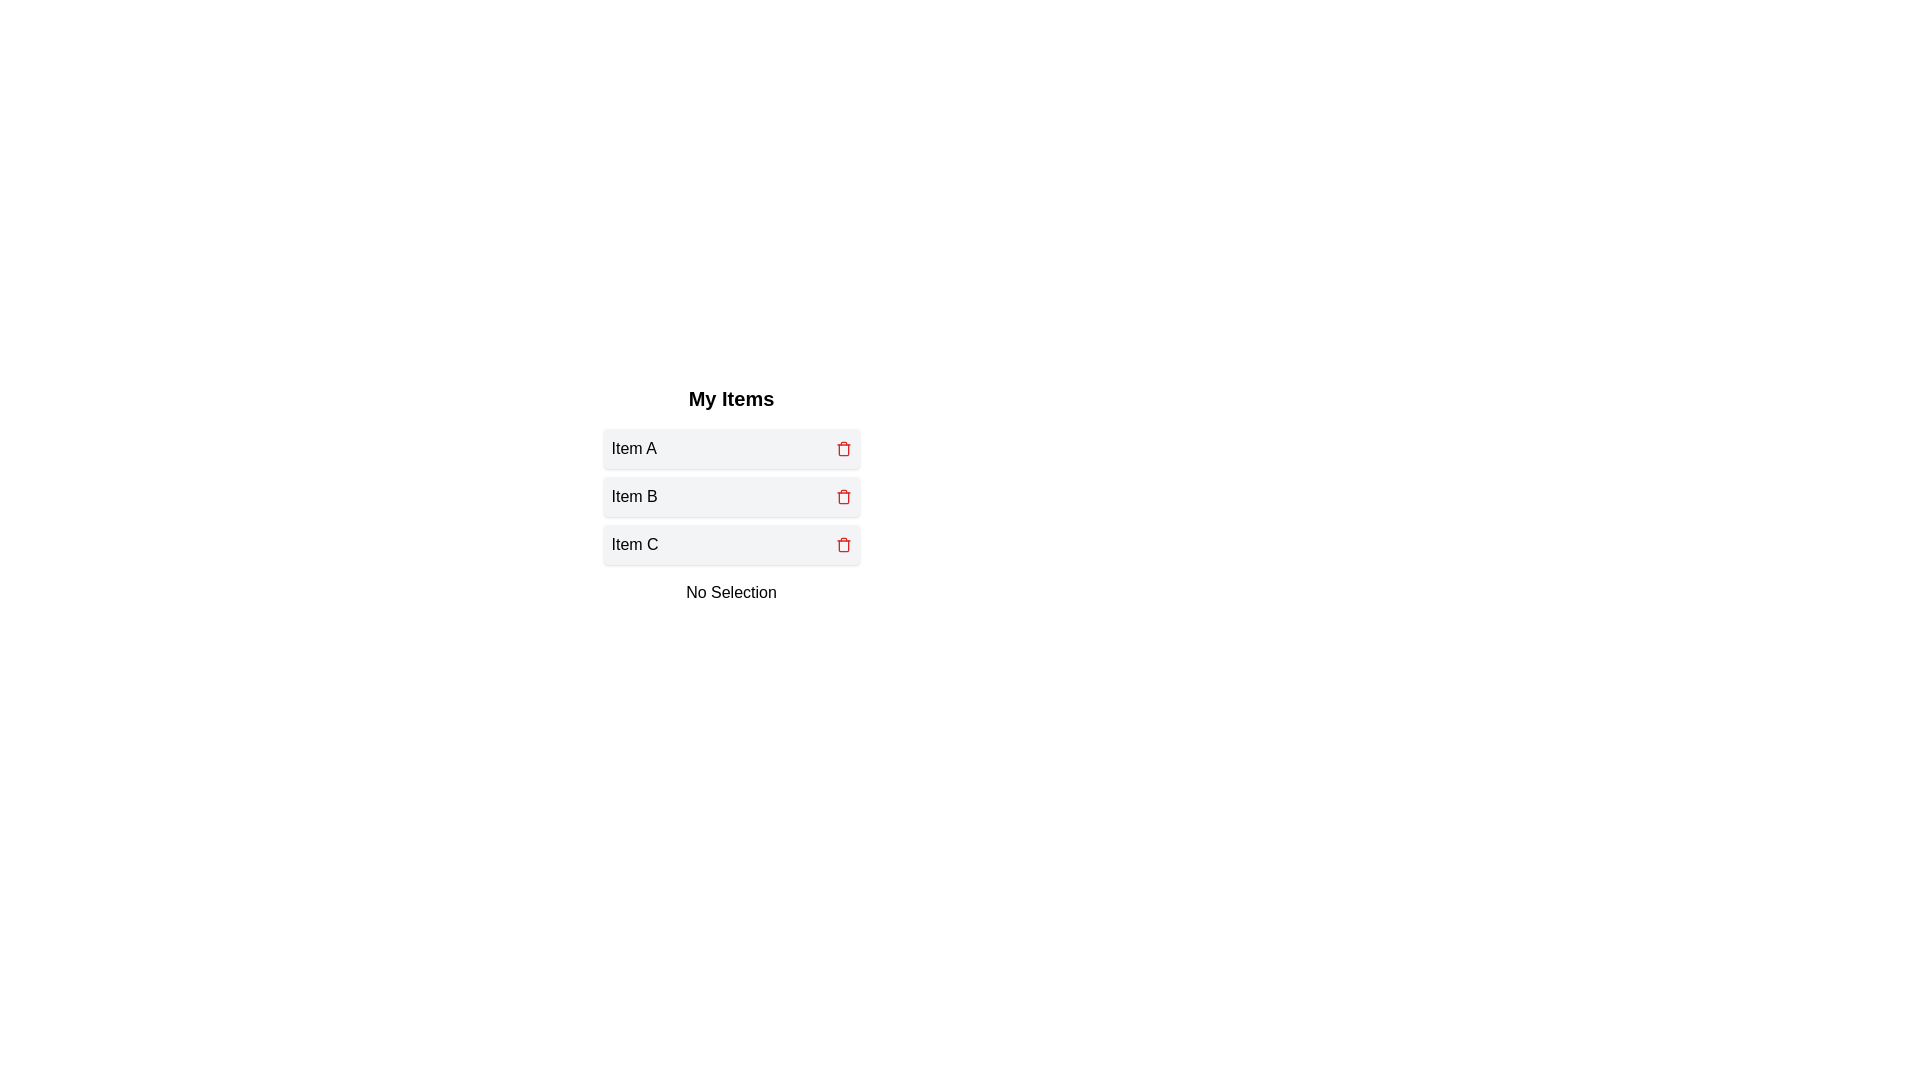  Describe the element at coordinates (632, 447) in the screenshot. I see `the text 'Item A' to select it` at that location.